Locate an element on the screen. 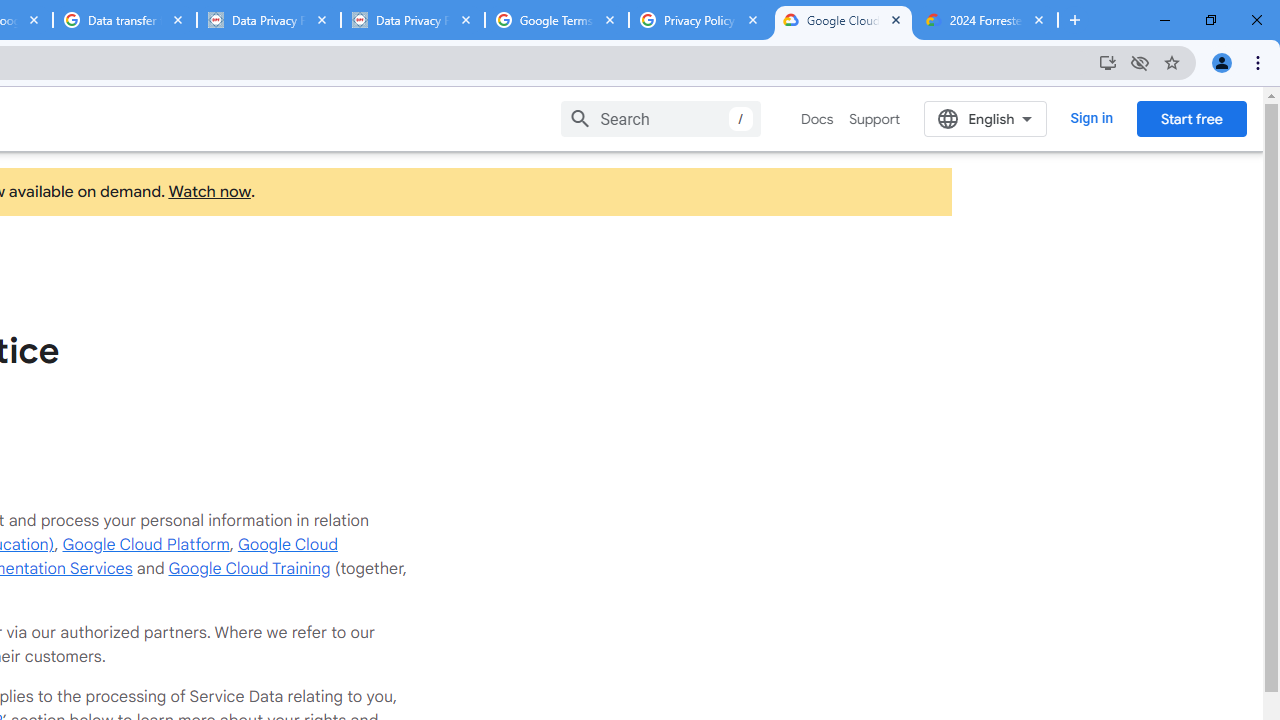 The image size is (1280, 720). 'English' is located at coordinates (985, 118).